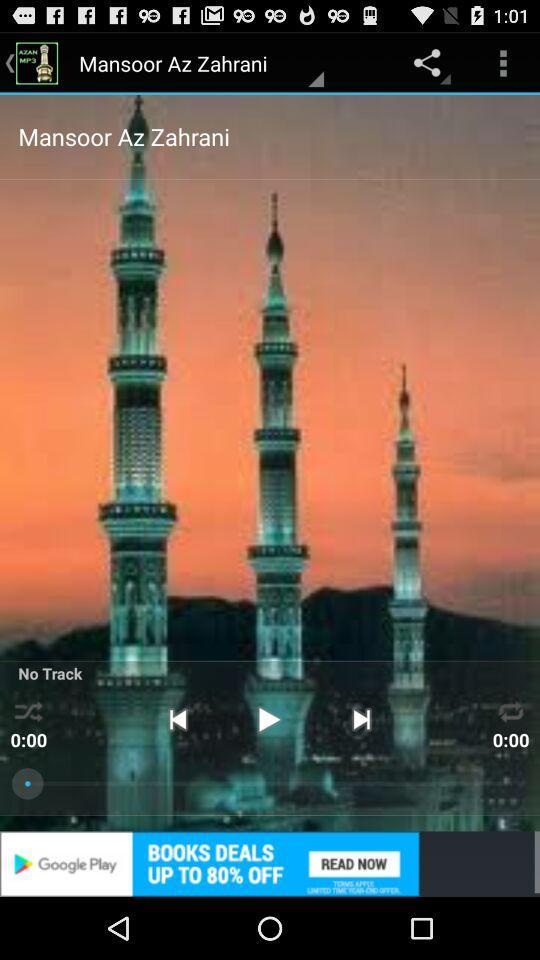  I want to click on the skip_previous icon, so click(177, 768).